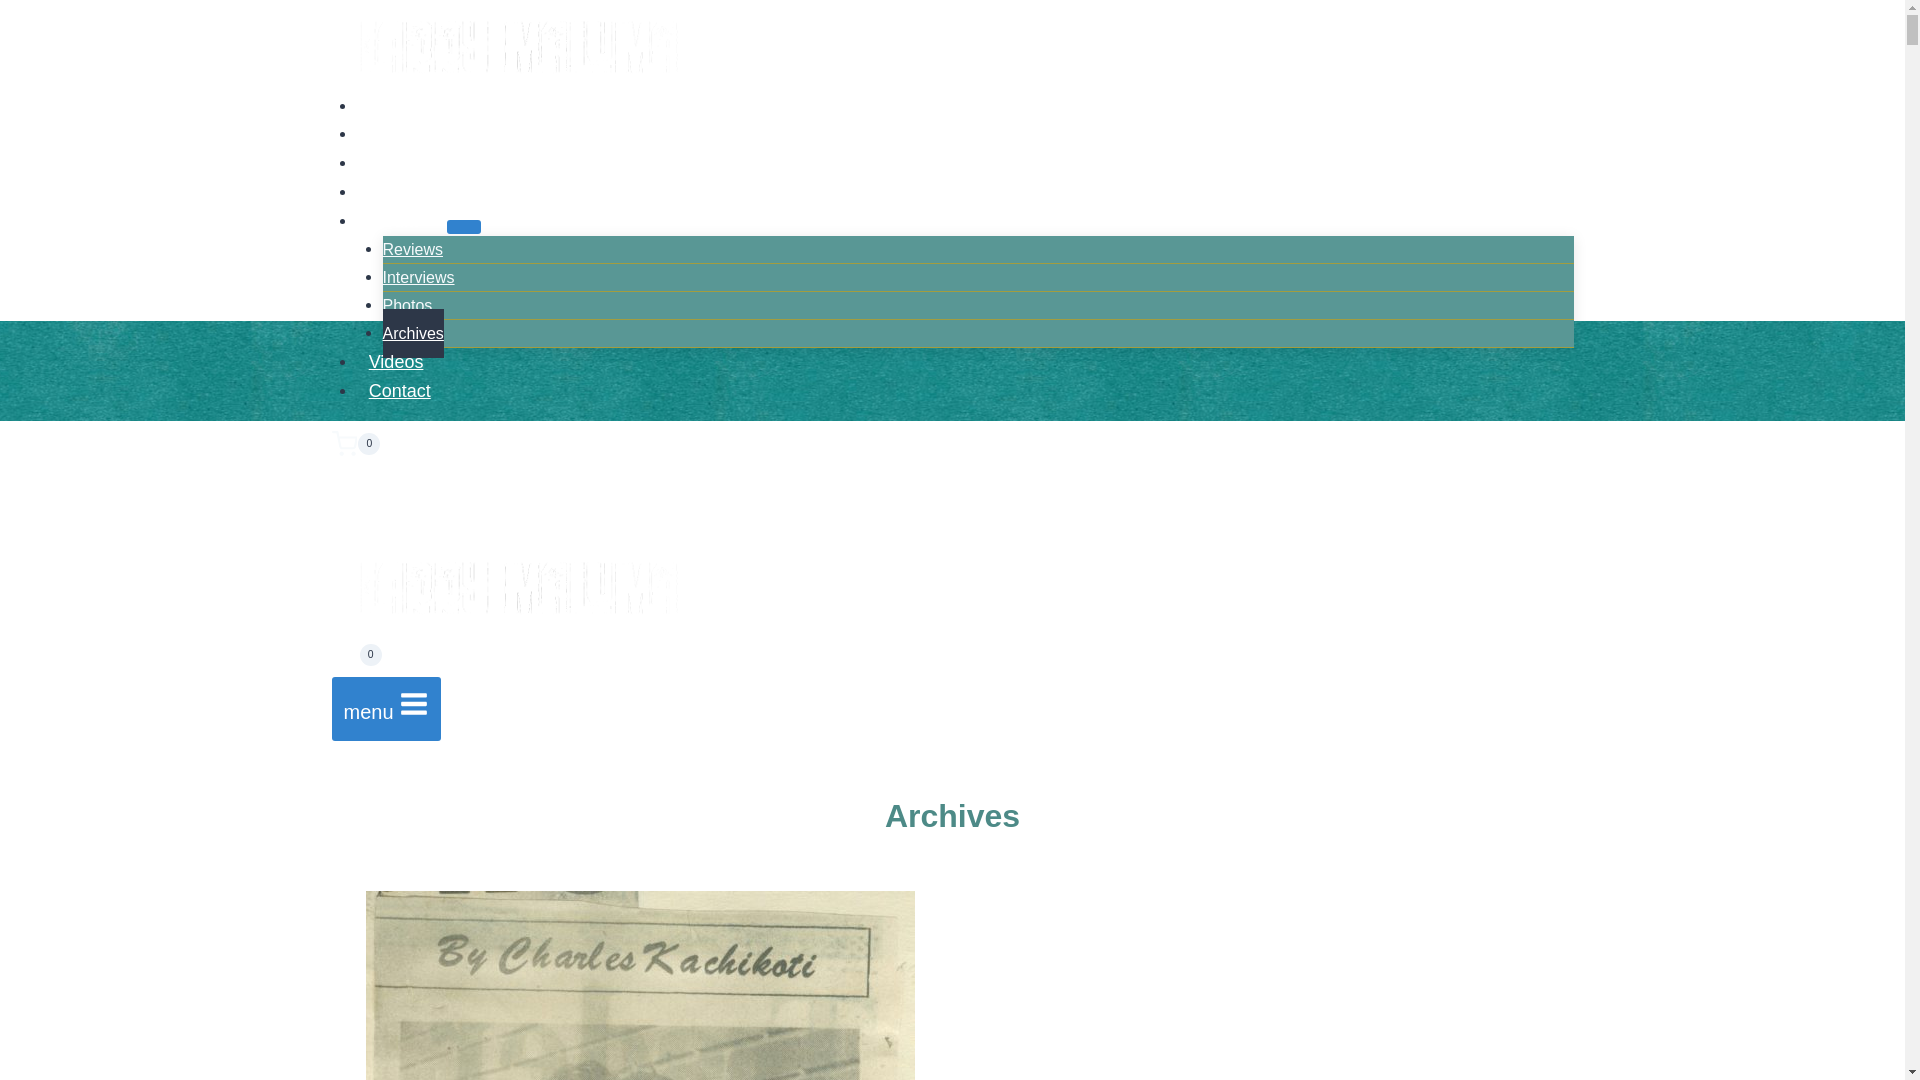  What do you see at coordinates (392, 104) in the screenshot?
I see `'Home'` at bounding box center [392, 104].